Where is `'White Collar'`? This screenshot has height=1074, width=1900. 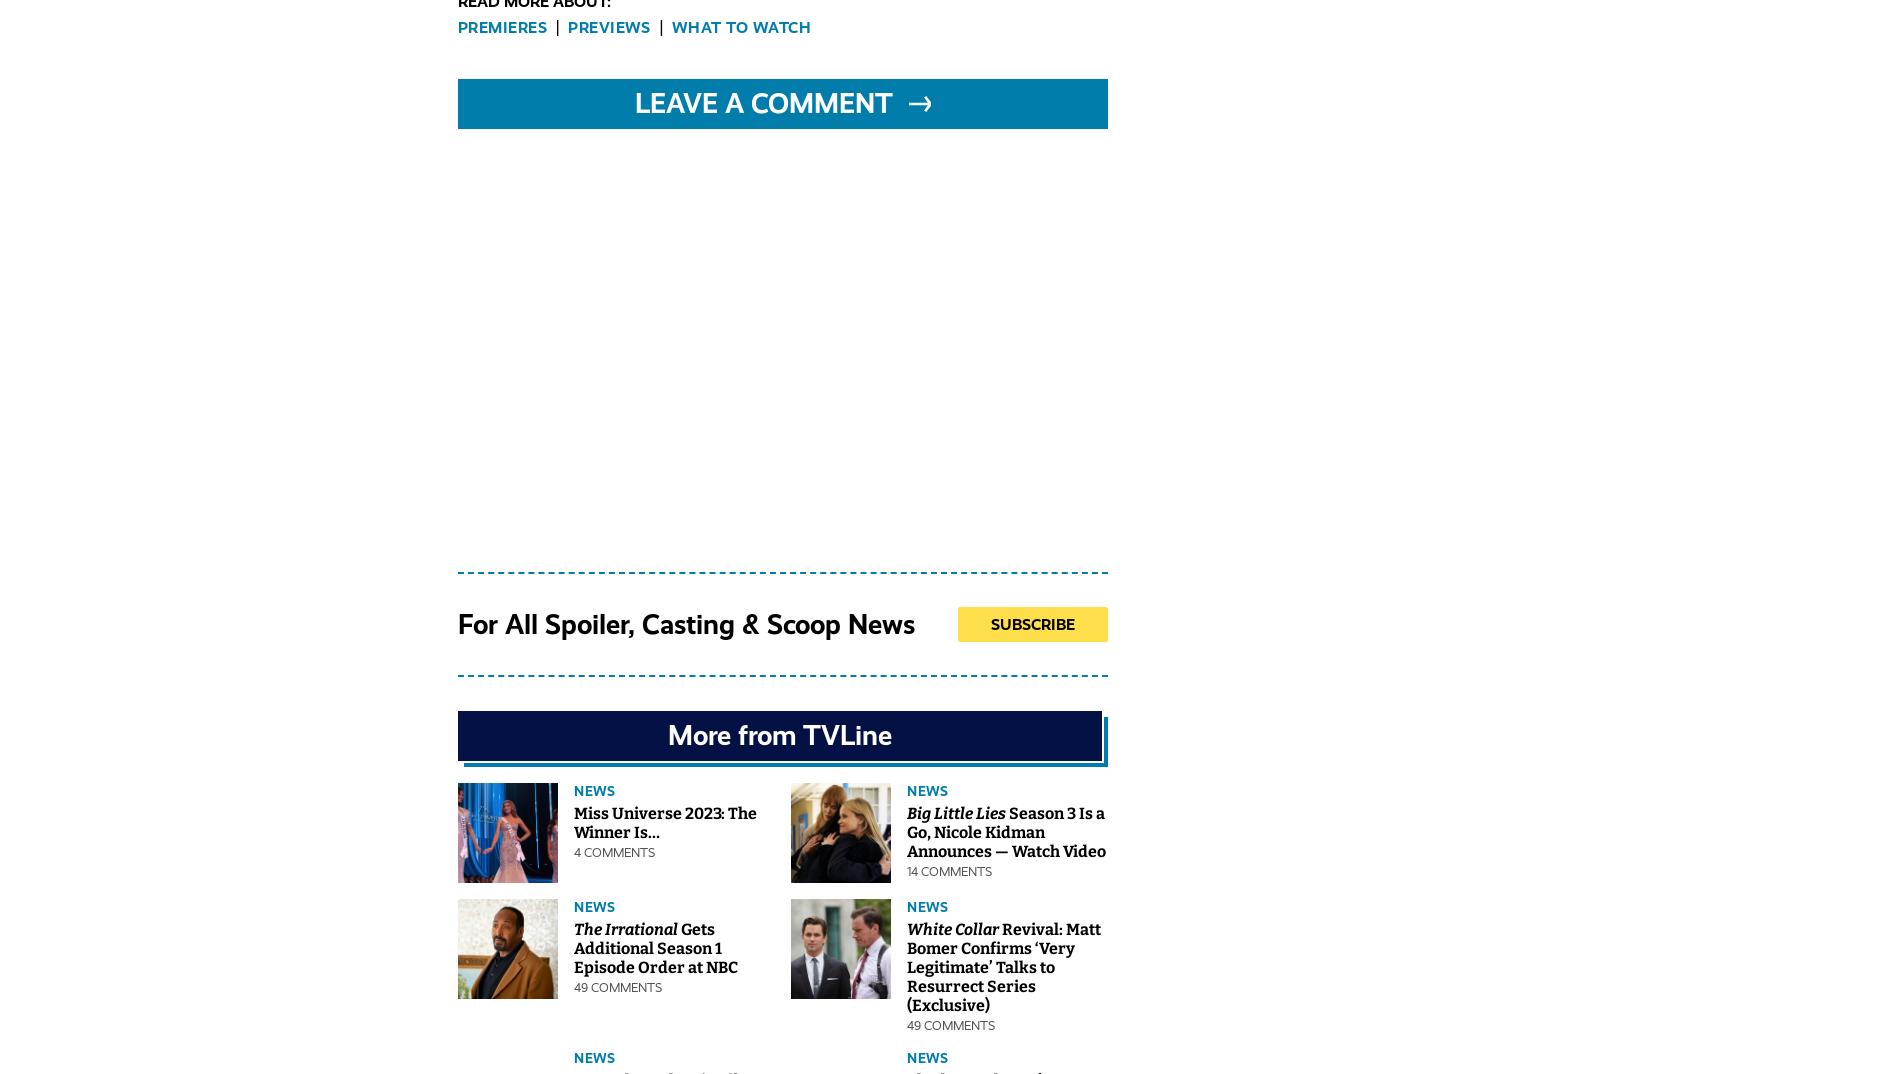
'White Collar' is located at coordinates (906, 929).